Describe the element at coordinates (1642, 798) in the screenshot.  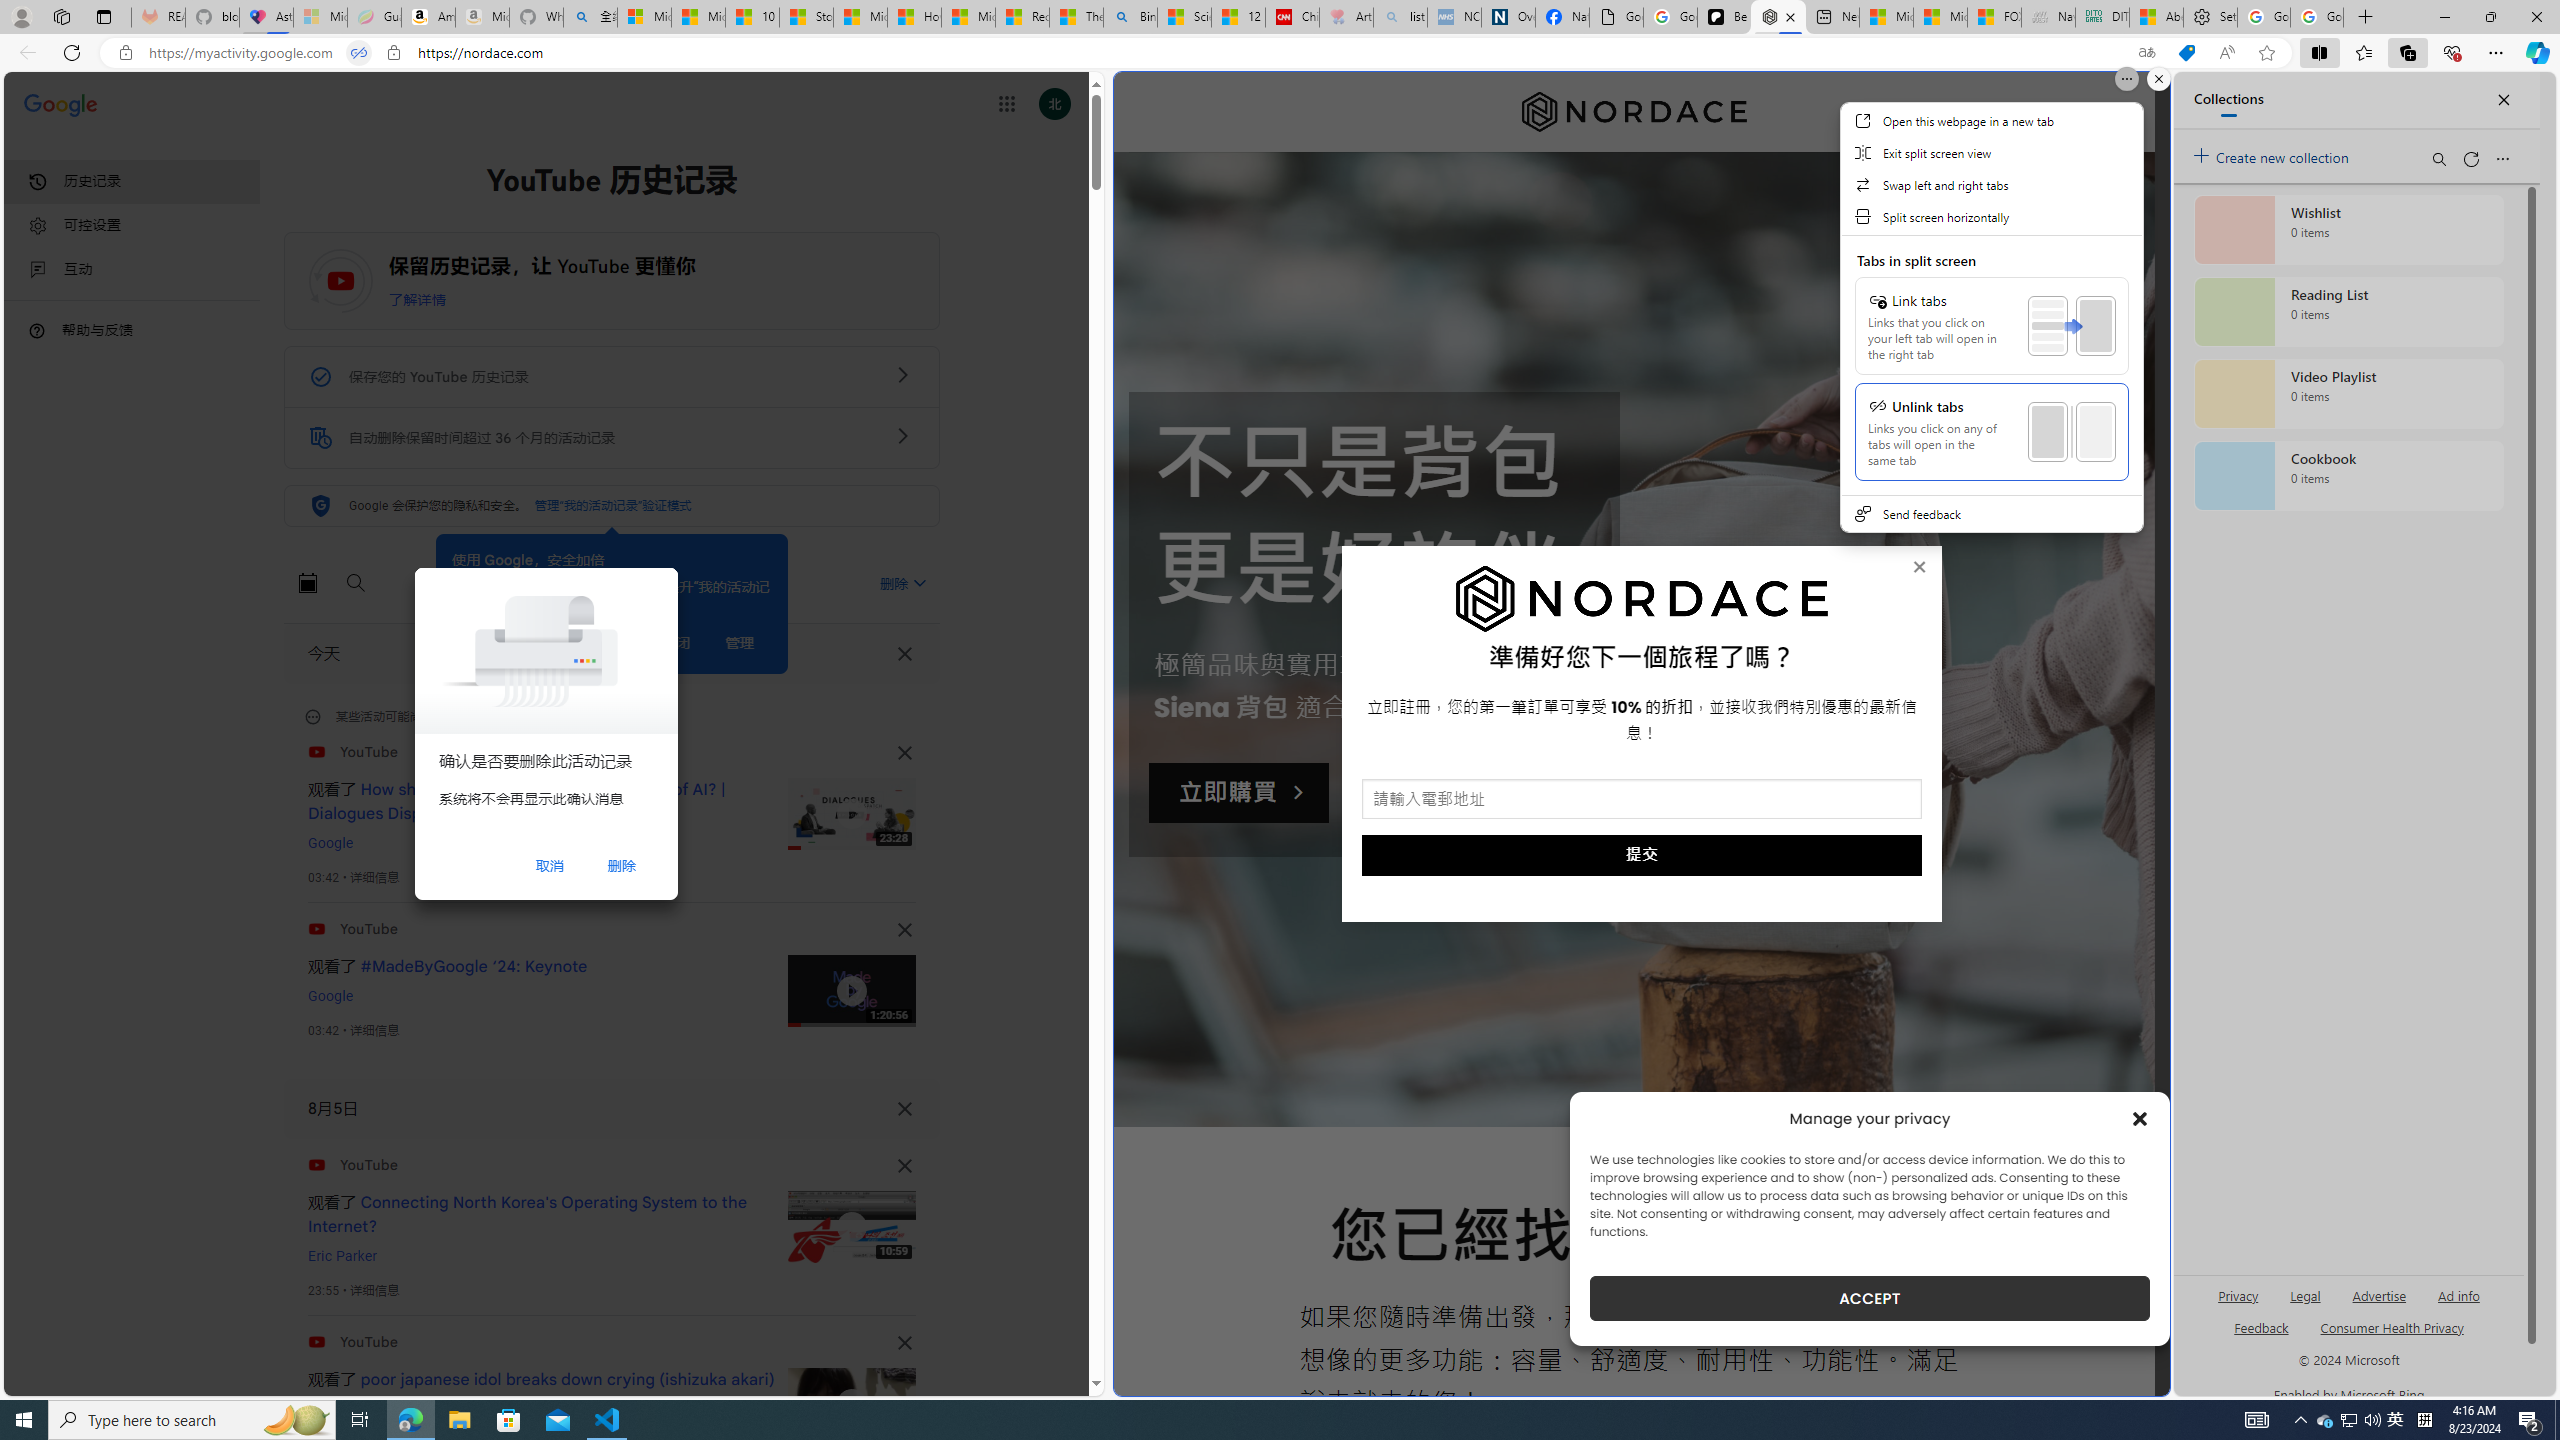
I see `'AutomationID: input_5_1'` at that location.